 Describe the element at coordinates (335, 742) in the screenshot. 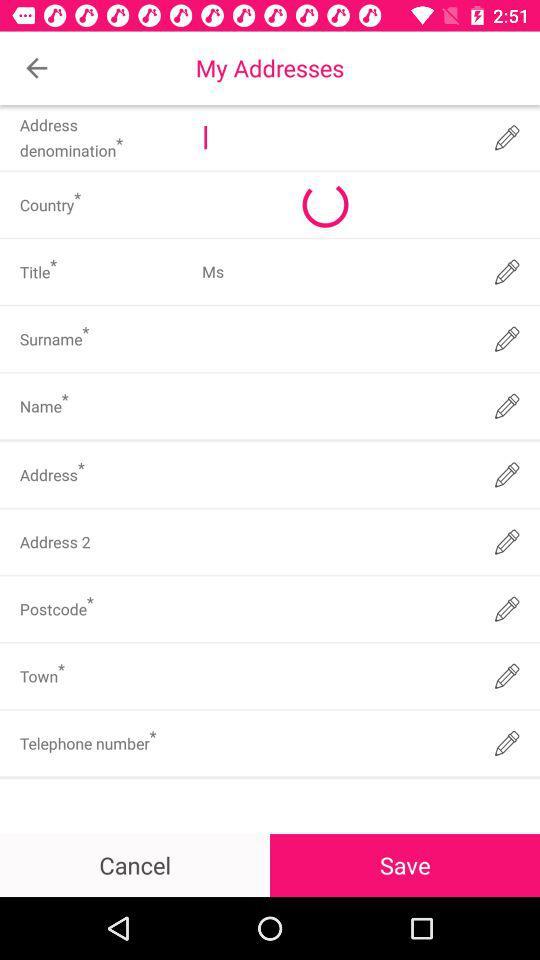

I see `phone number` at that location.